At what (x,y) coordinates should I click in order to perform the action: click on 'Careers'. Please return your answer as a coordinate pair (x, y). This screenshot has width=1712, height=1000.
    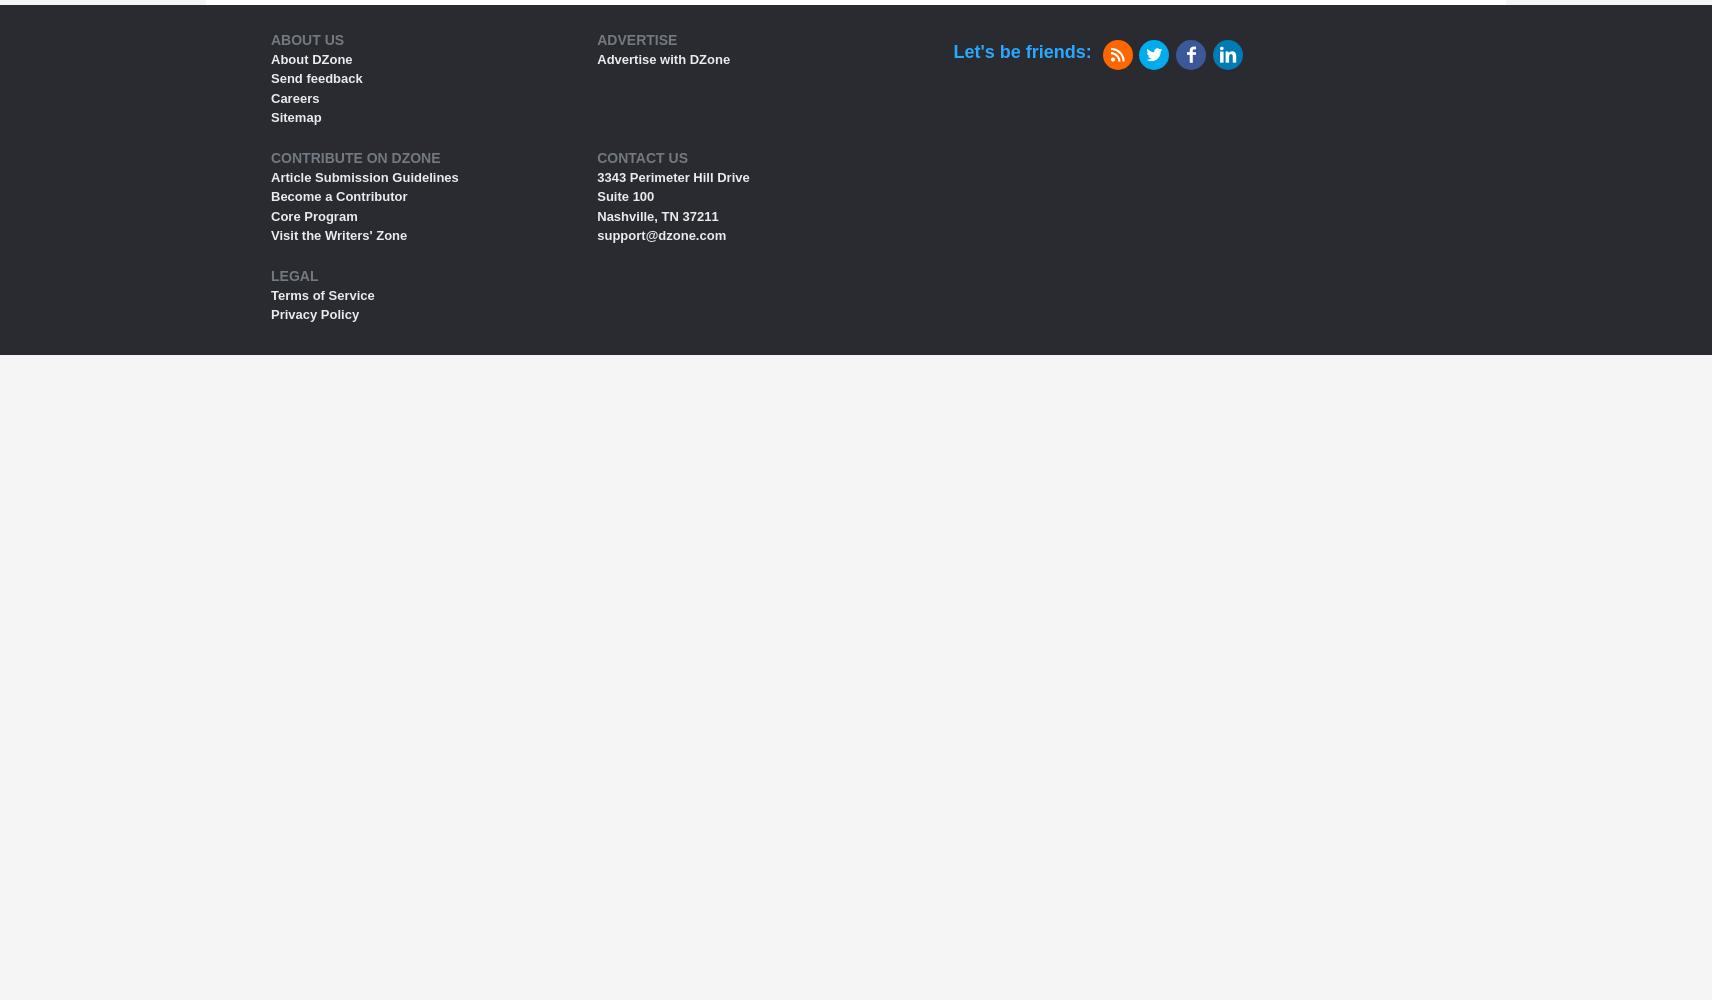
    Looking at the image, I should click on (294, 96).